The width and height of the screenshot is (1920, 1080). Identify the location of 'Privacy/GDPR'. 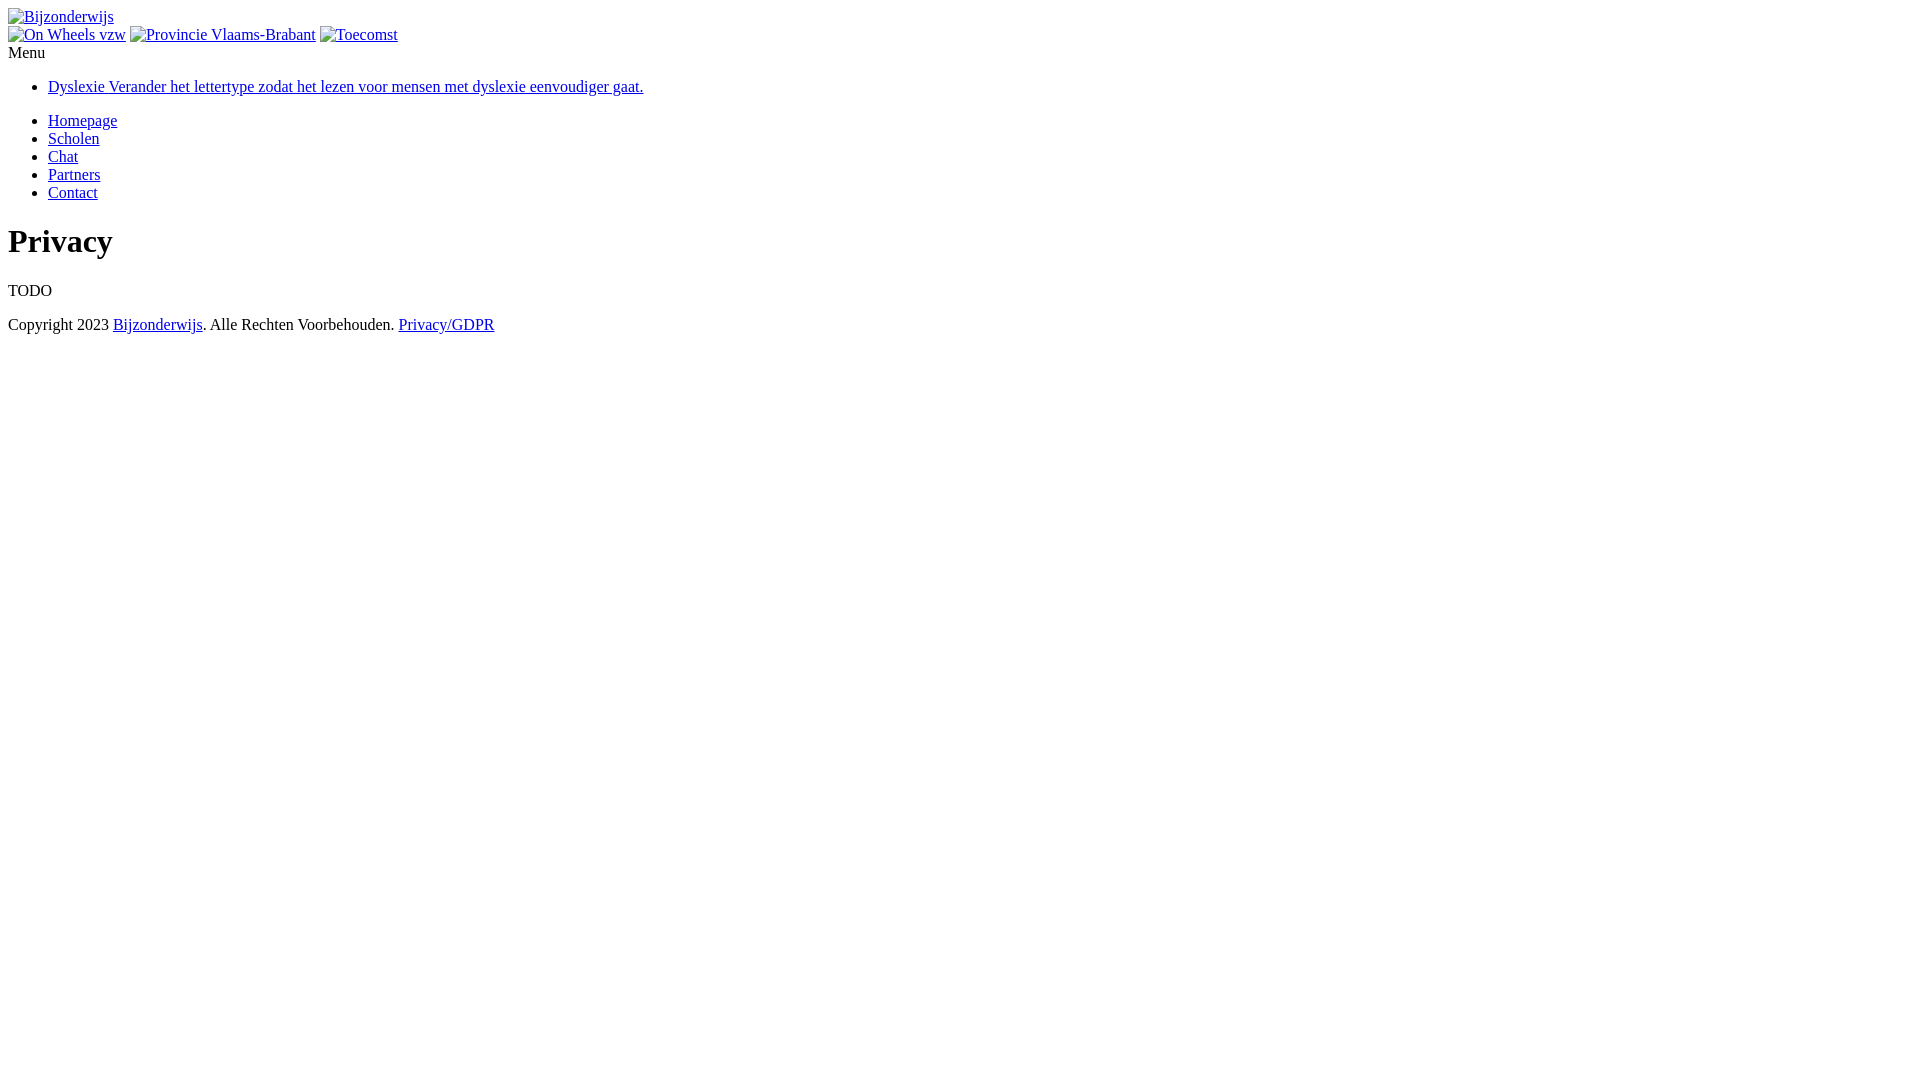
(445, 323).